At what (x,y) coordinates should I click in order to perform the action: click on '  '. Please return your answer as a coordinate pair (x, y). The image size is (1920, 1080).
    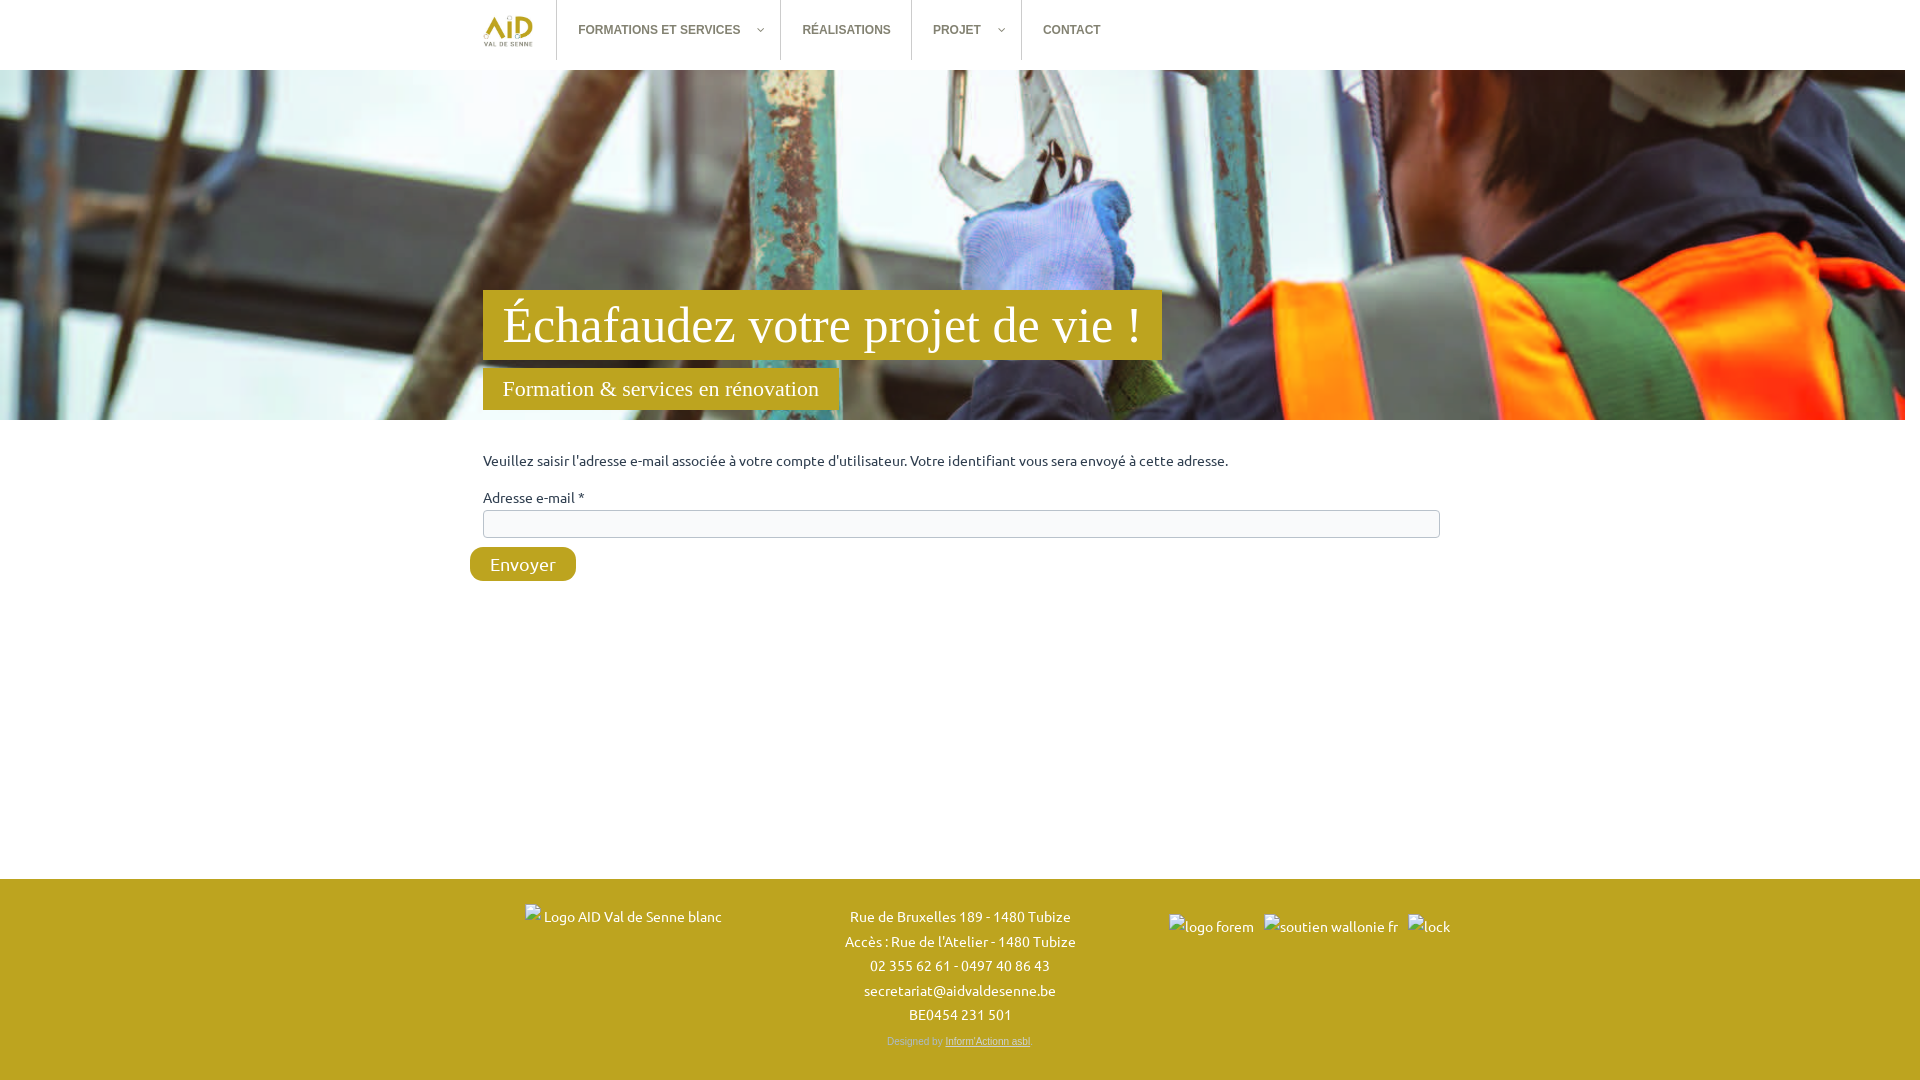
    Looking at the image, I should click on (459, 30).